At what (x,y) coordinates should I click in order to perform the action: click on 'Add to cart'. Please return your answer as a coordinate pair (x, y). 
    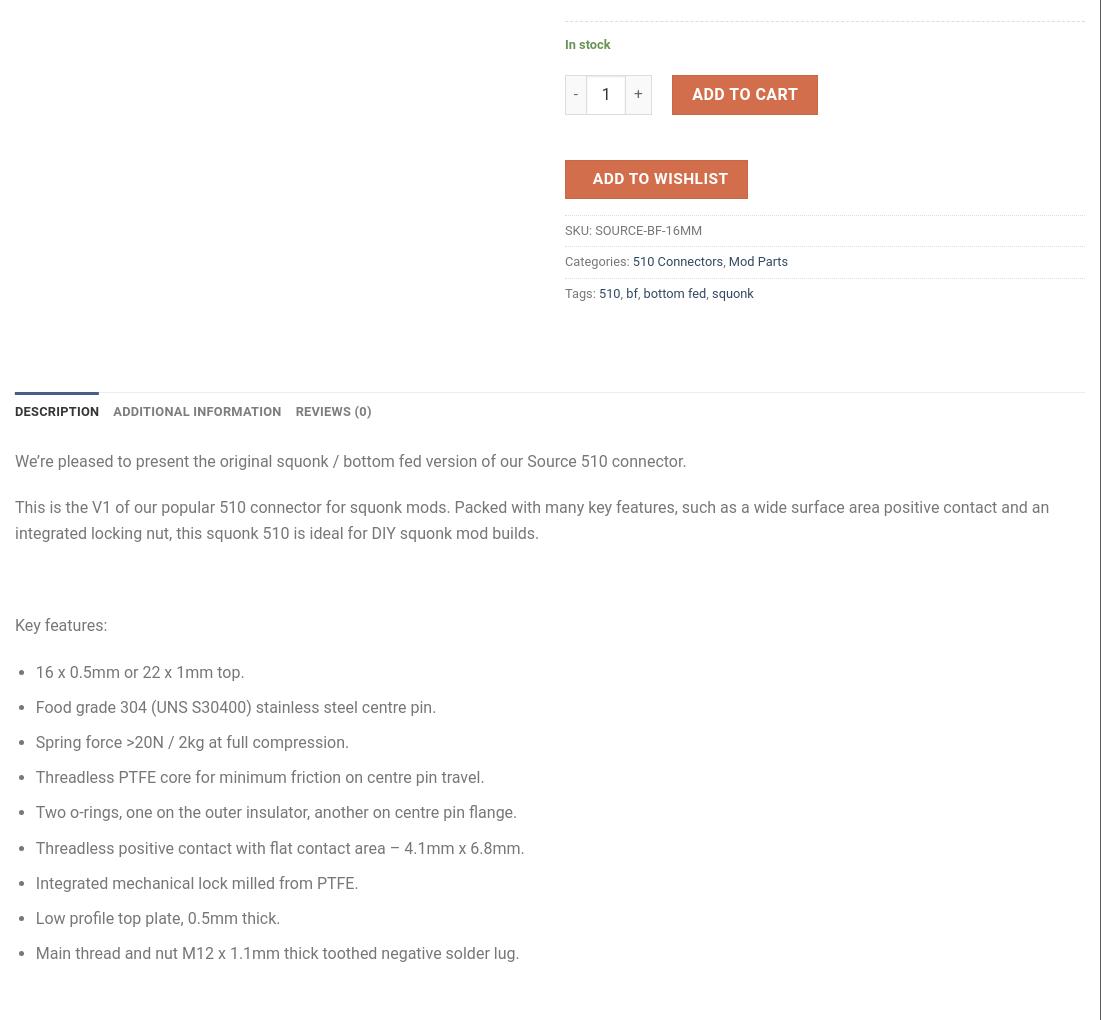
    Looking at the image, I should click on (744, 92).